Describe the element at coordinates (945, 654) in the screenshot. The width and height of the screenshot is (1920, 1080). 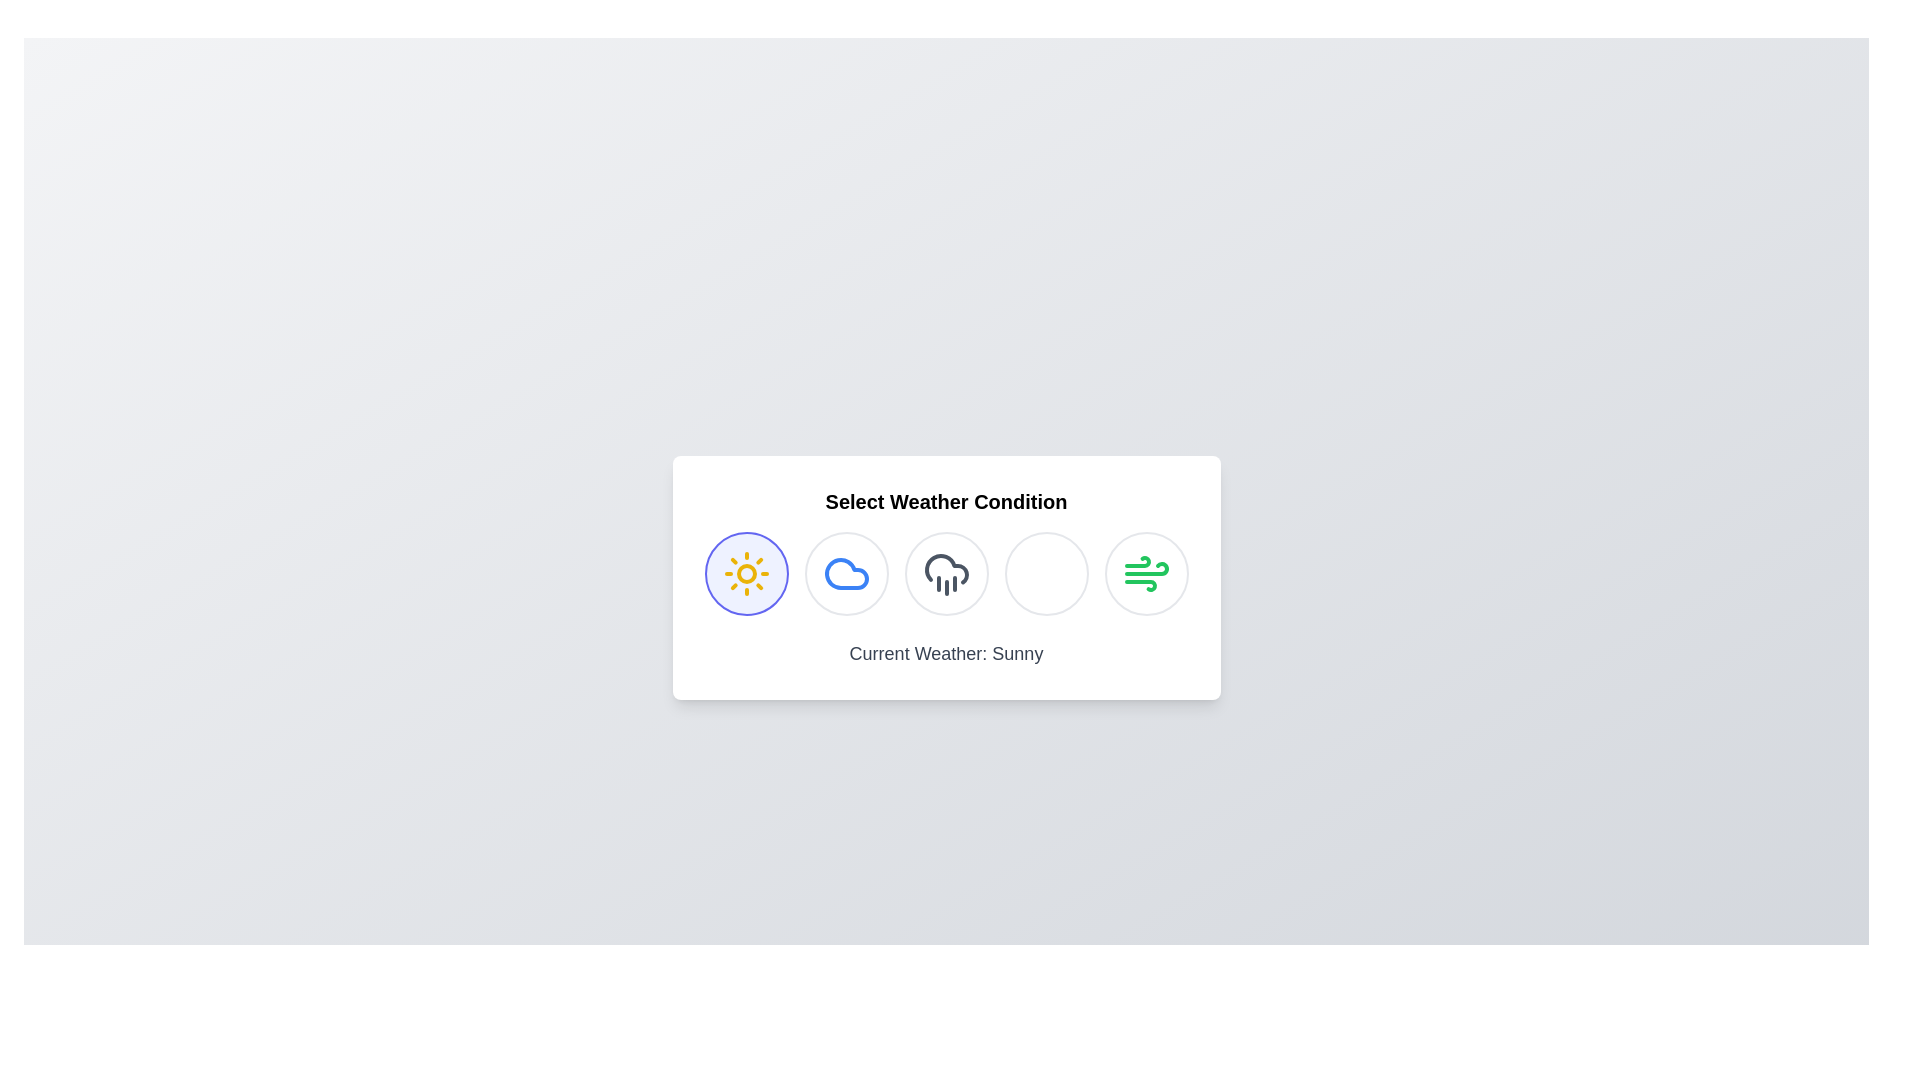
I see `text from the label that displays 'Current Weather: Sunny', which is styled with gray color and large font size, located below the weather condition icons` at that location.